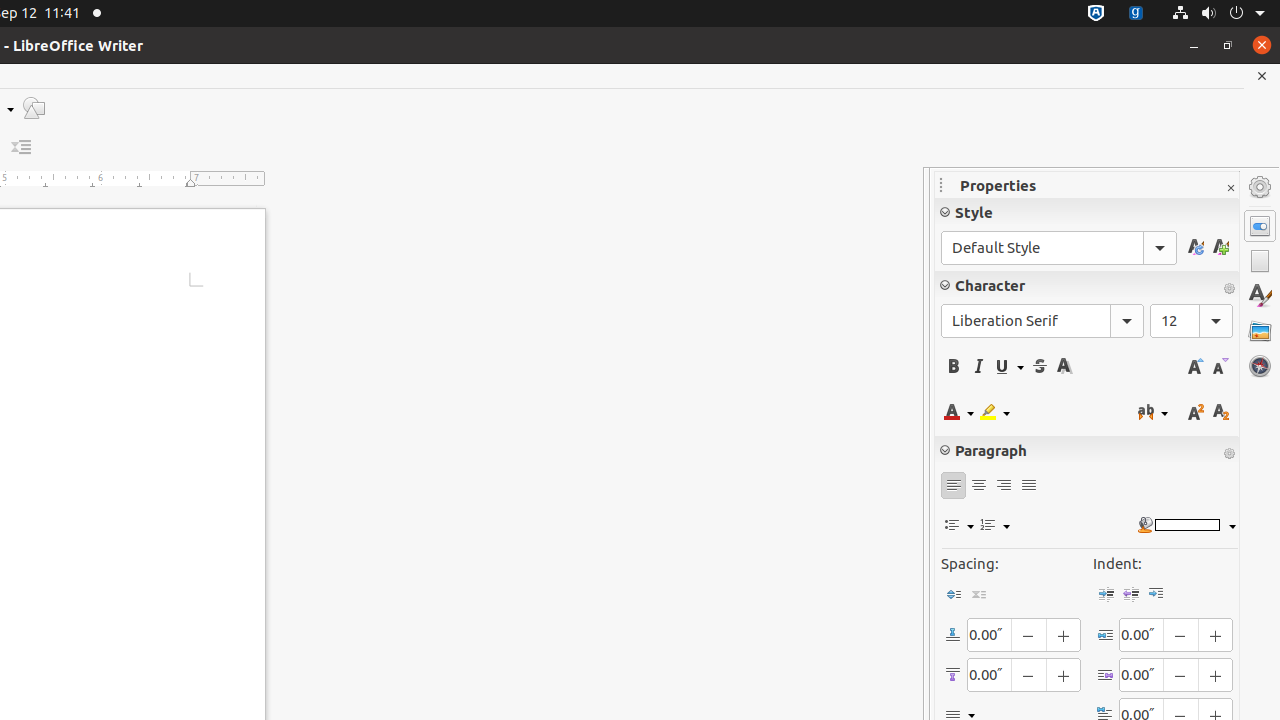 This screenshot has height=720, width=1280. What do you see at coordinates (1217, 13) in the screenshot?
I see `'System'` at bounding box center [1217, 13].